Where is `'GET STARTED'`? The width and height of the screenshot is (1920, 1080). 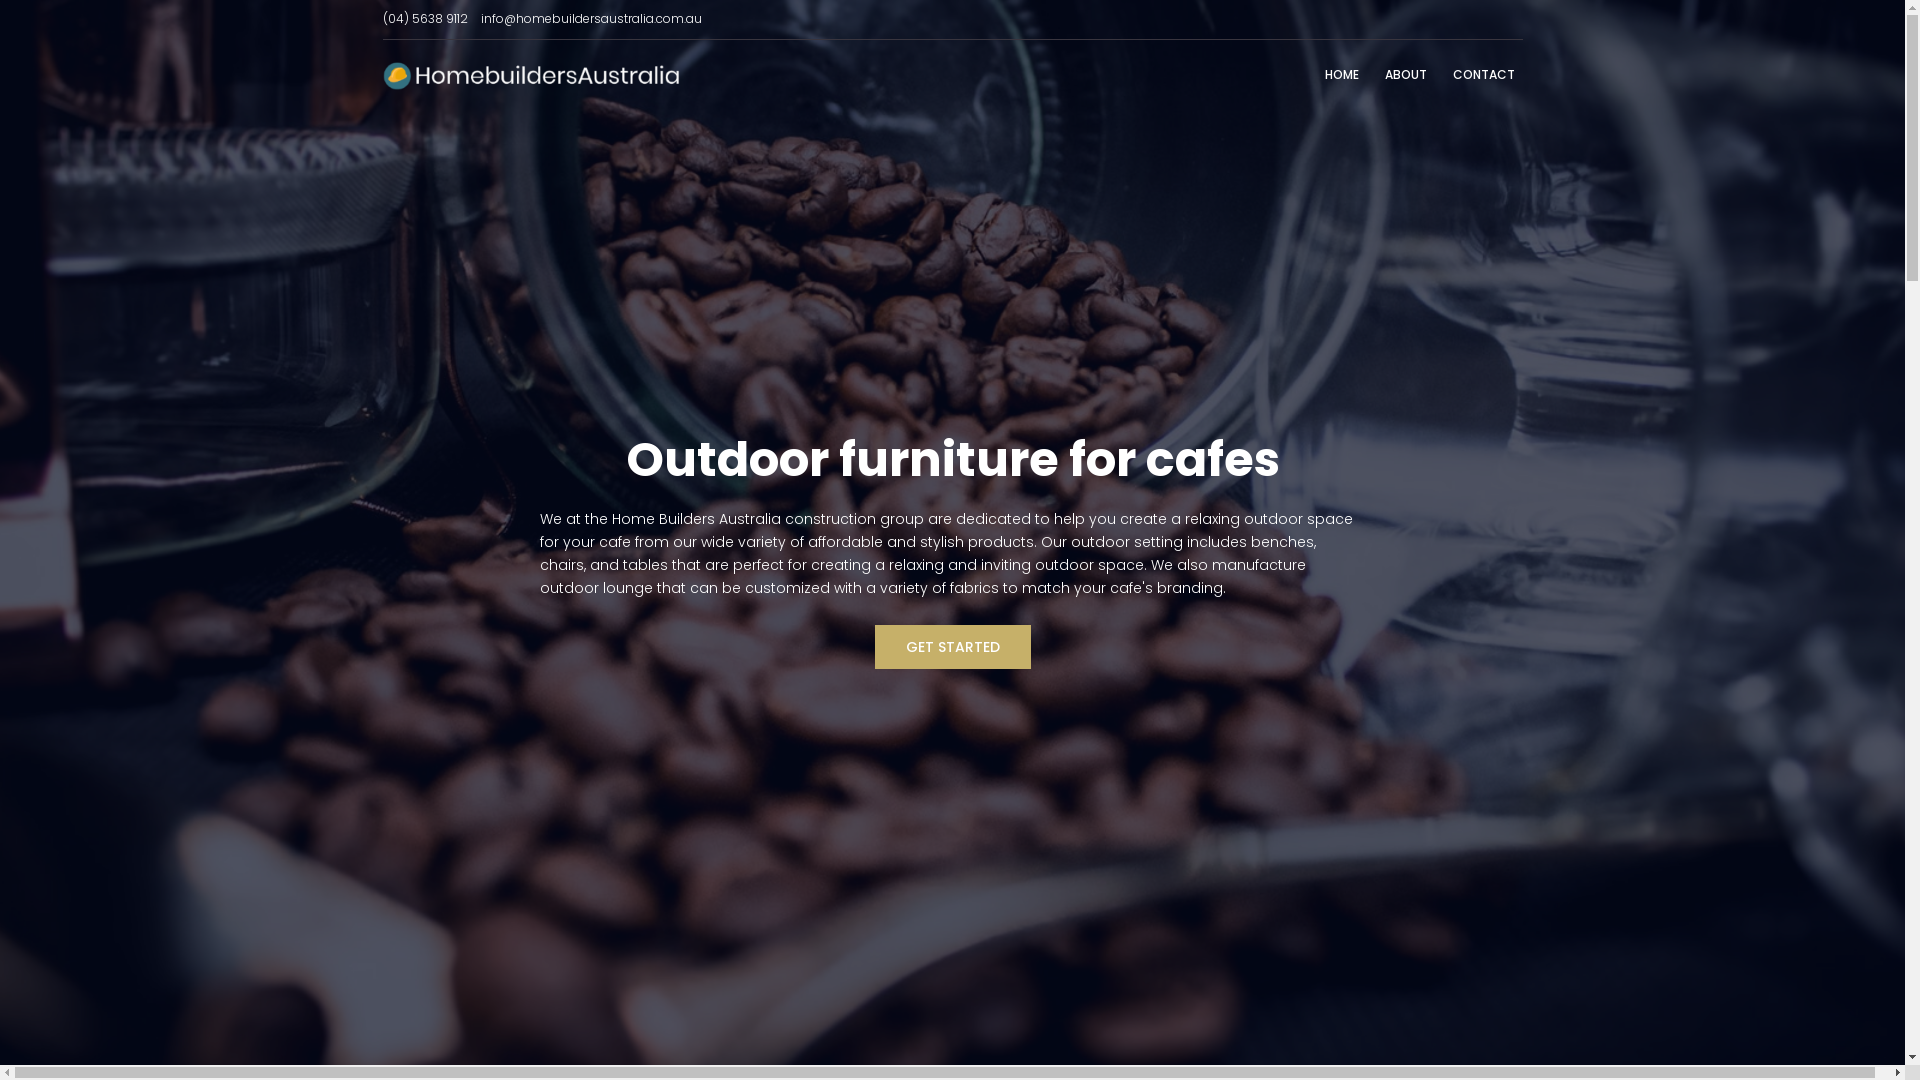 'GET STARTED' is located at coordinates (950, 647).